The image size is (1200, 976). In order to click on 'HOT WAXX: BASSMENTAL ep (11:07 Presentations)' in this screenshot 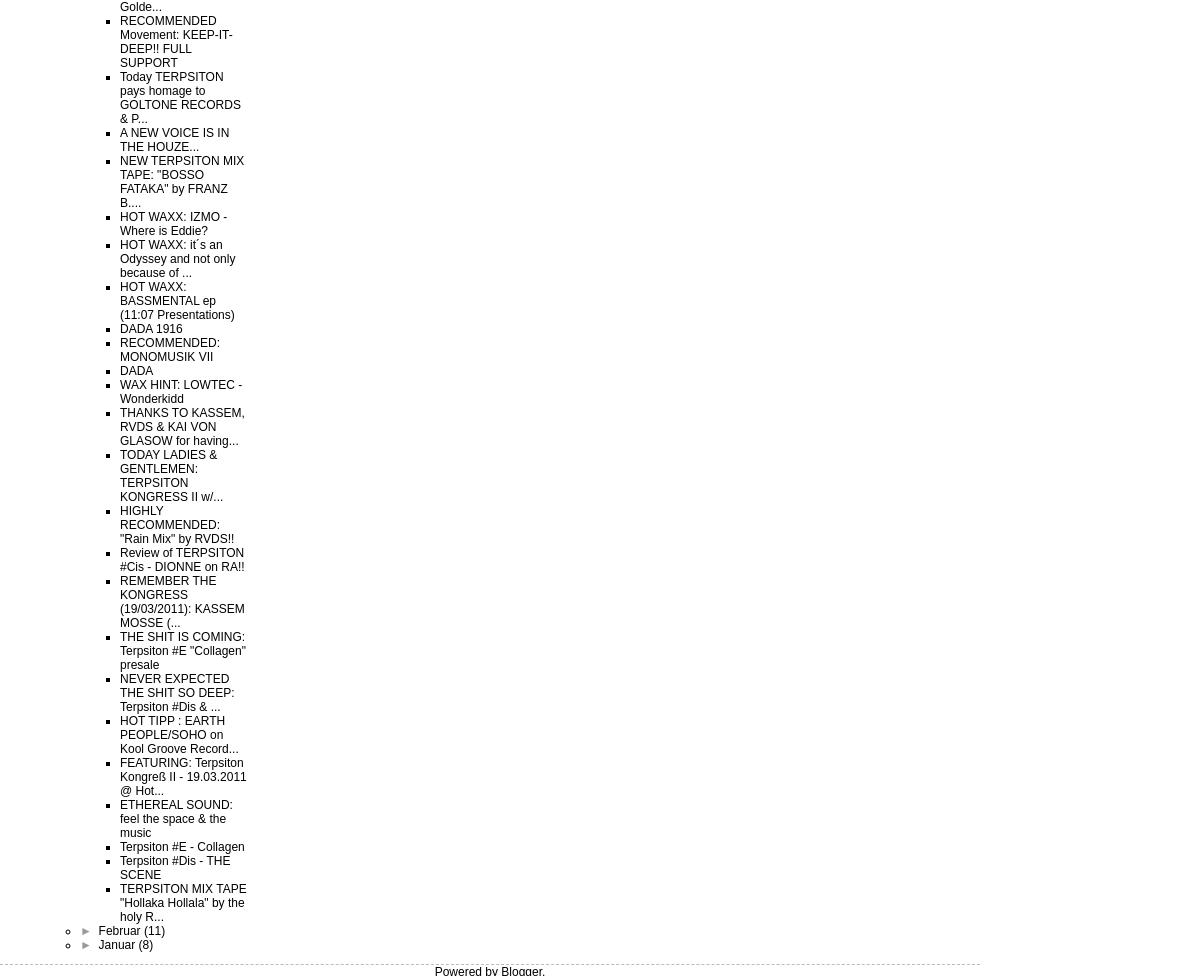, I will do `click(176, 300)`.